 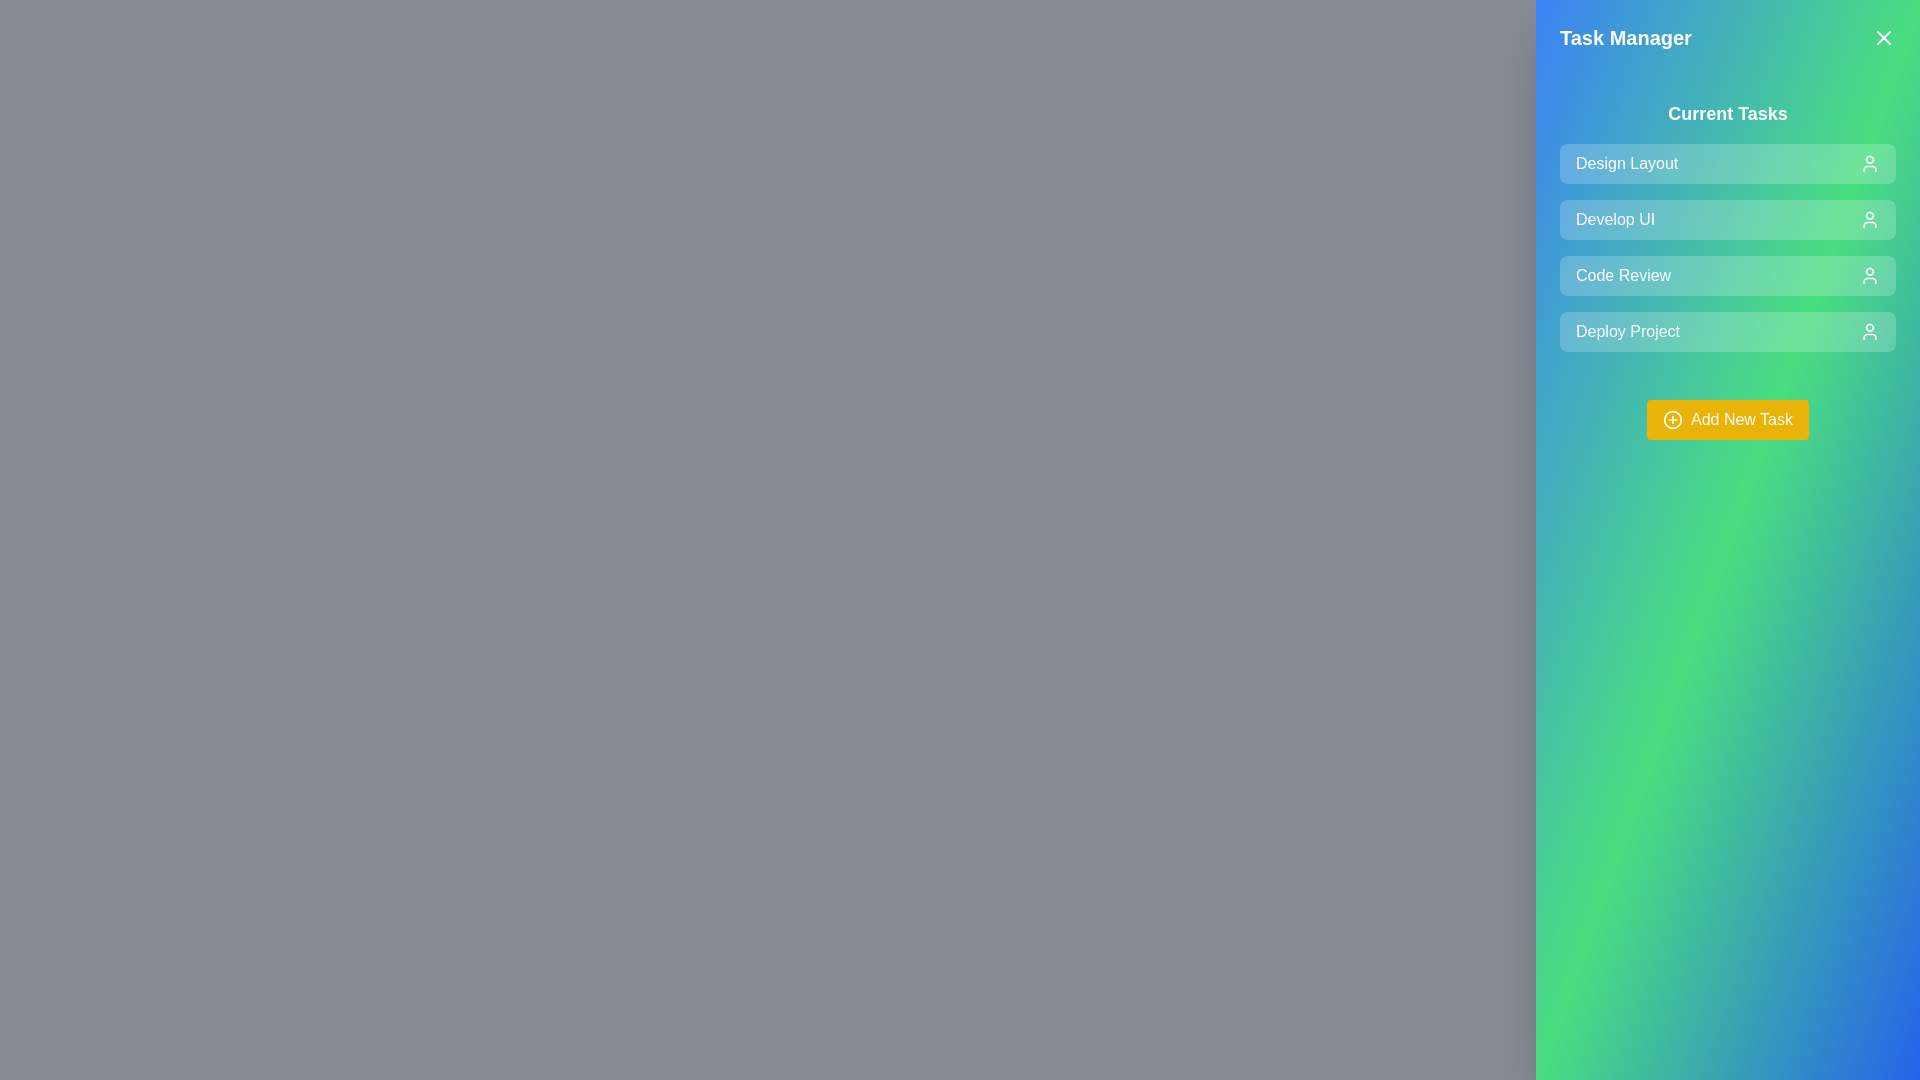 What do you see at coordinates (1869, 330) in the screenshot?
I see `the interactive icon in the last row of the 'Current Tasks' list under 'Task Manager', located to the far right of the 'Deploy Project' row` at bounding box center [1869, 330].